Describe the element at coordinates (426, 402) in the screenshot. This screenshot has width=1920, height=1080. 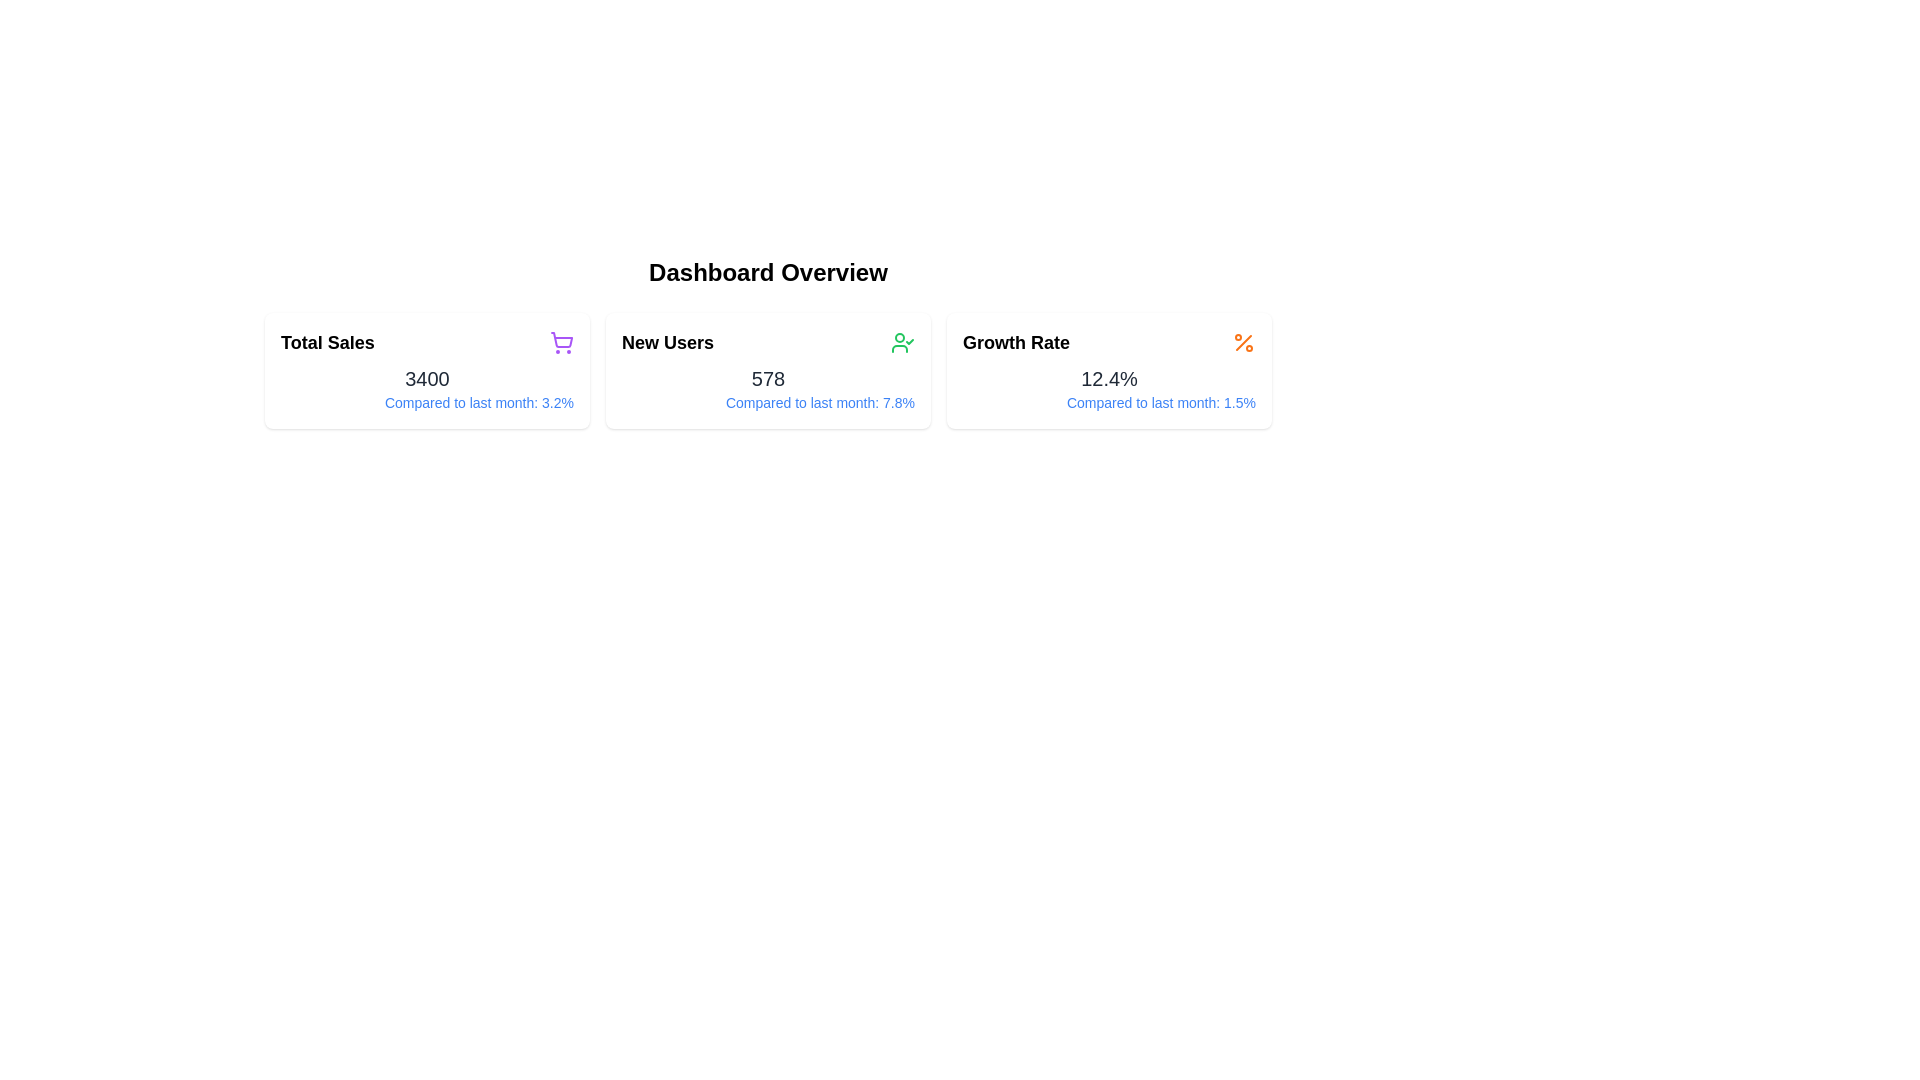
I see `the informational text label that compares current sales to the previous month's value, located at the bottom of the card in the leftmost group of the dashboard view` at that location.